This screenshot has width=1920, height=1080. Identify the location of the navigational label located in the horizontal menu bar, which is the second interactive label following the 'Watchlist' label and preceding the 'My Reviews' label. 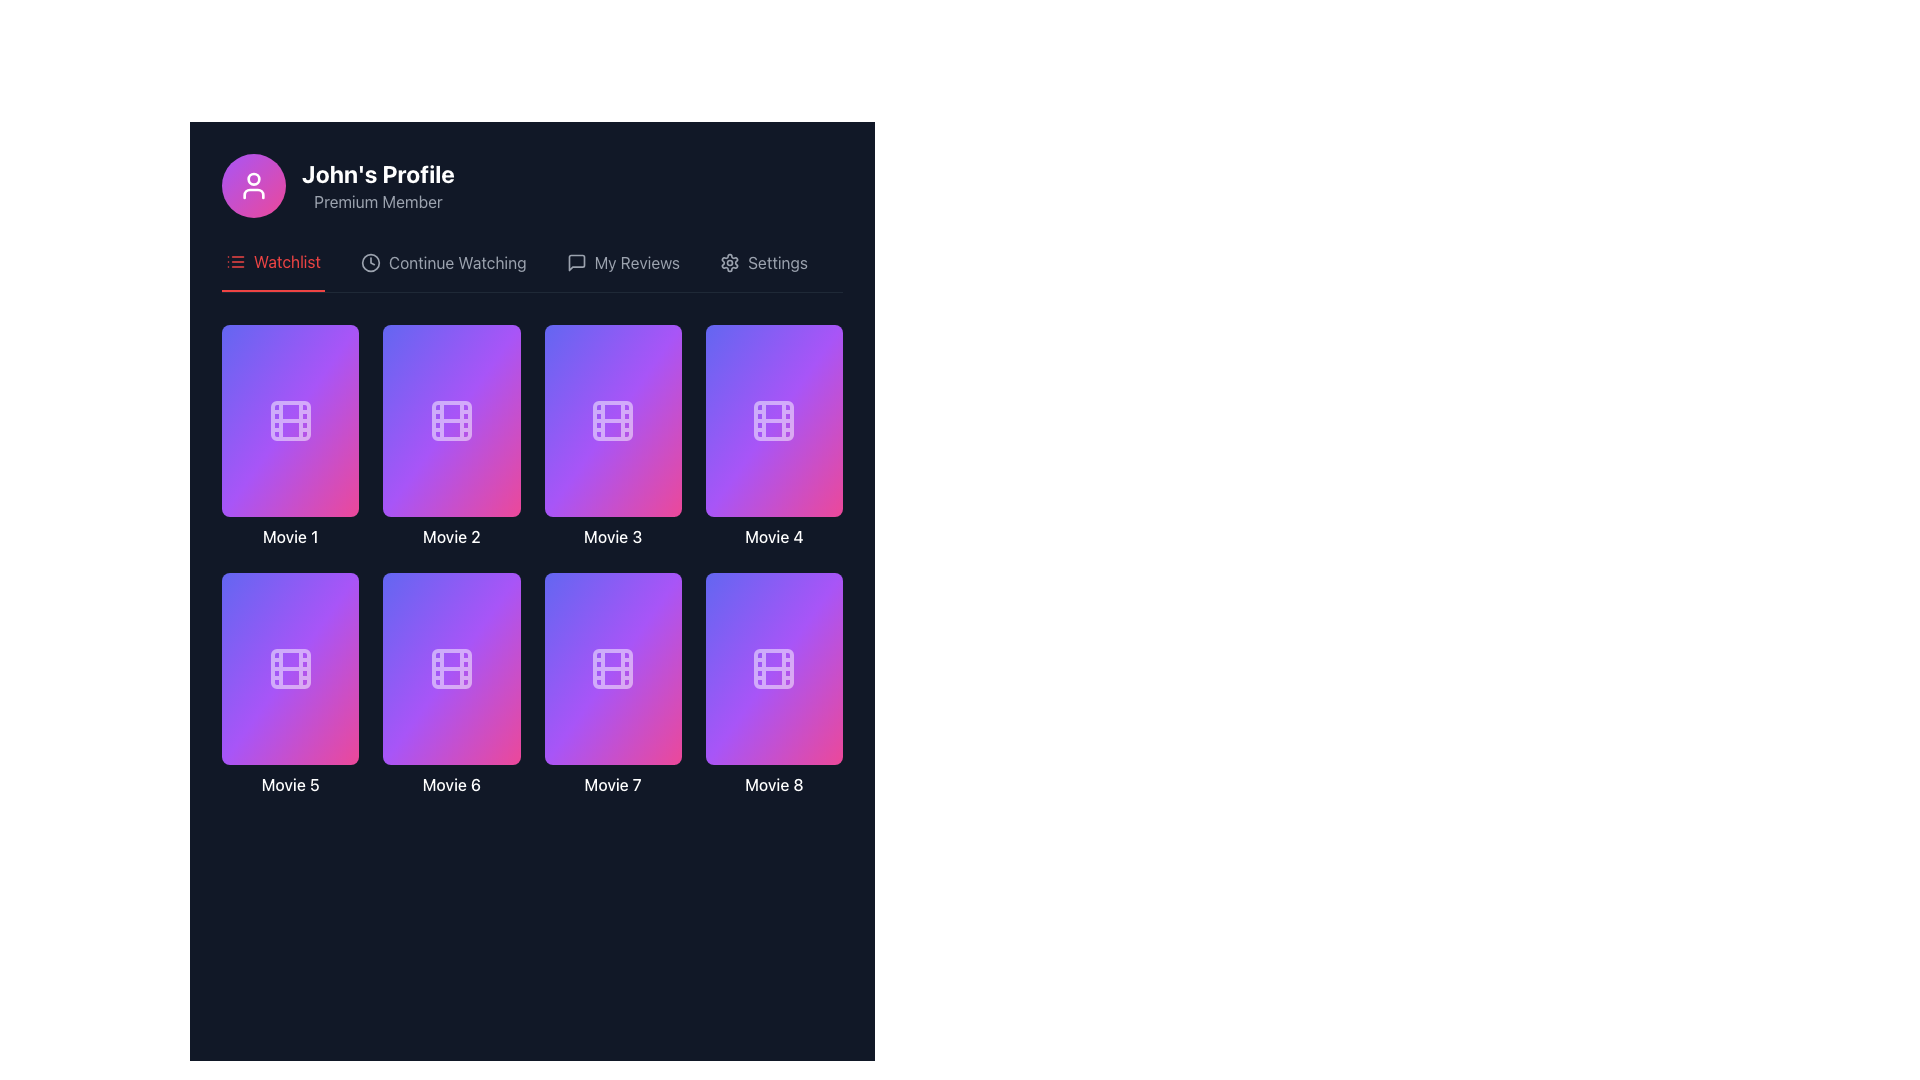
(456, 261).